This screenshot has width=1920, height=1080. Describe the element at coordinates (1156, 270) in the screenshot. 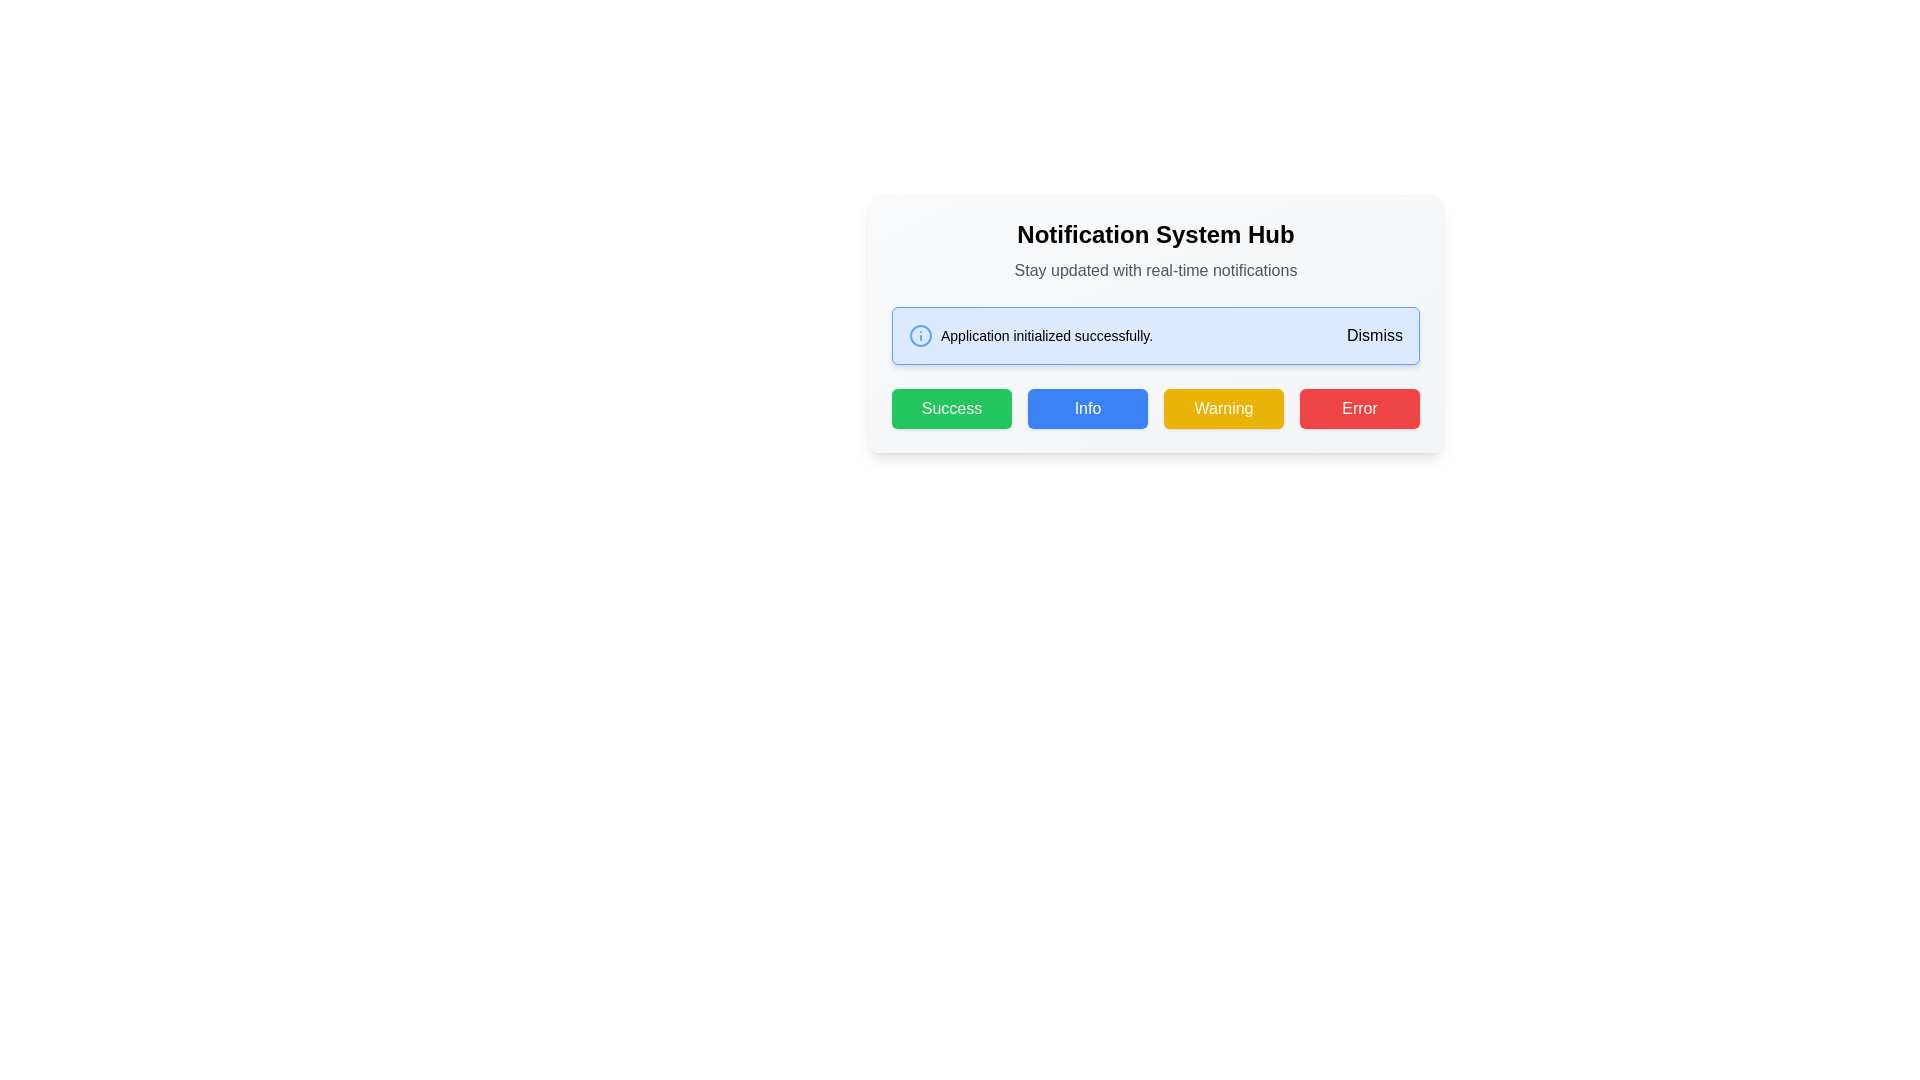

I see `the text element reading 'Stay updated with real-time notifications.' which is positioned below the title 'Notification System Hub.'` at that location.